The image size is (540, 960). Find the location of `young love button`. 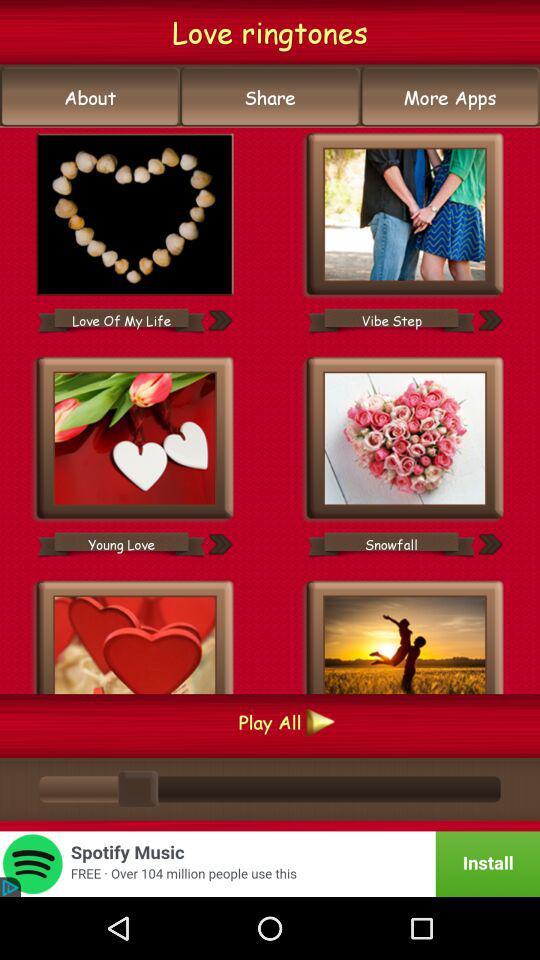

young love button is located at coordinates (121, 544).